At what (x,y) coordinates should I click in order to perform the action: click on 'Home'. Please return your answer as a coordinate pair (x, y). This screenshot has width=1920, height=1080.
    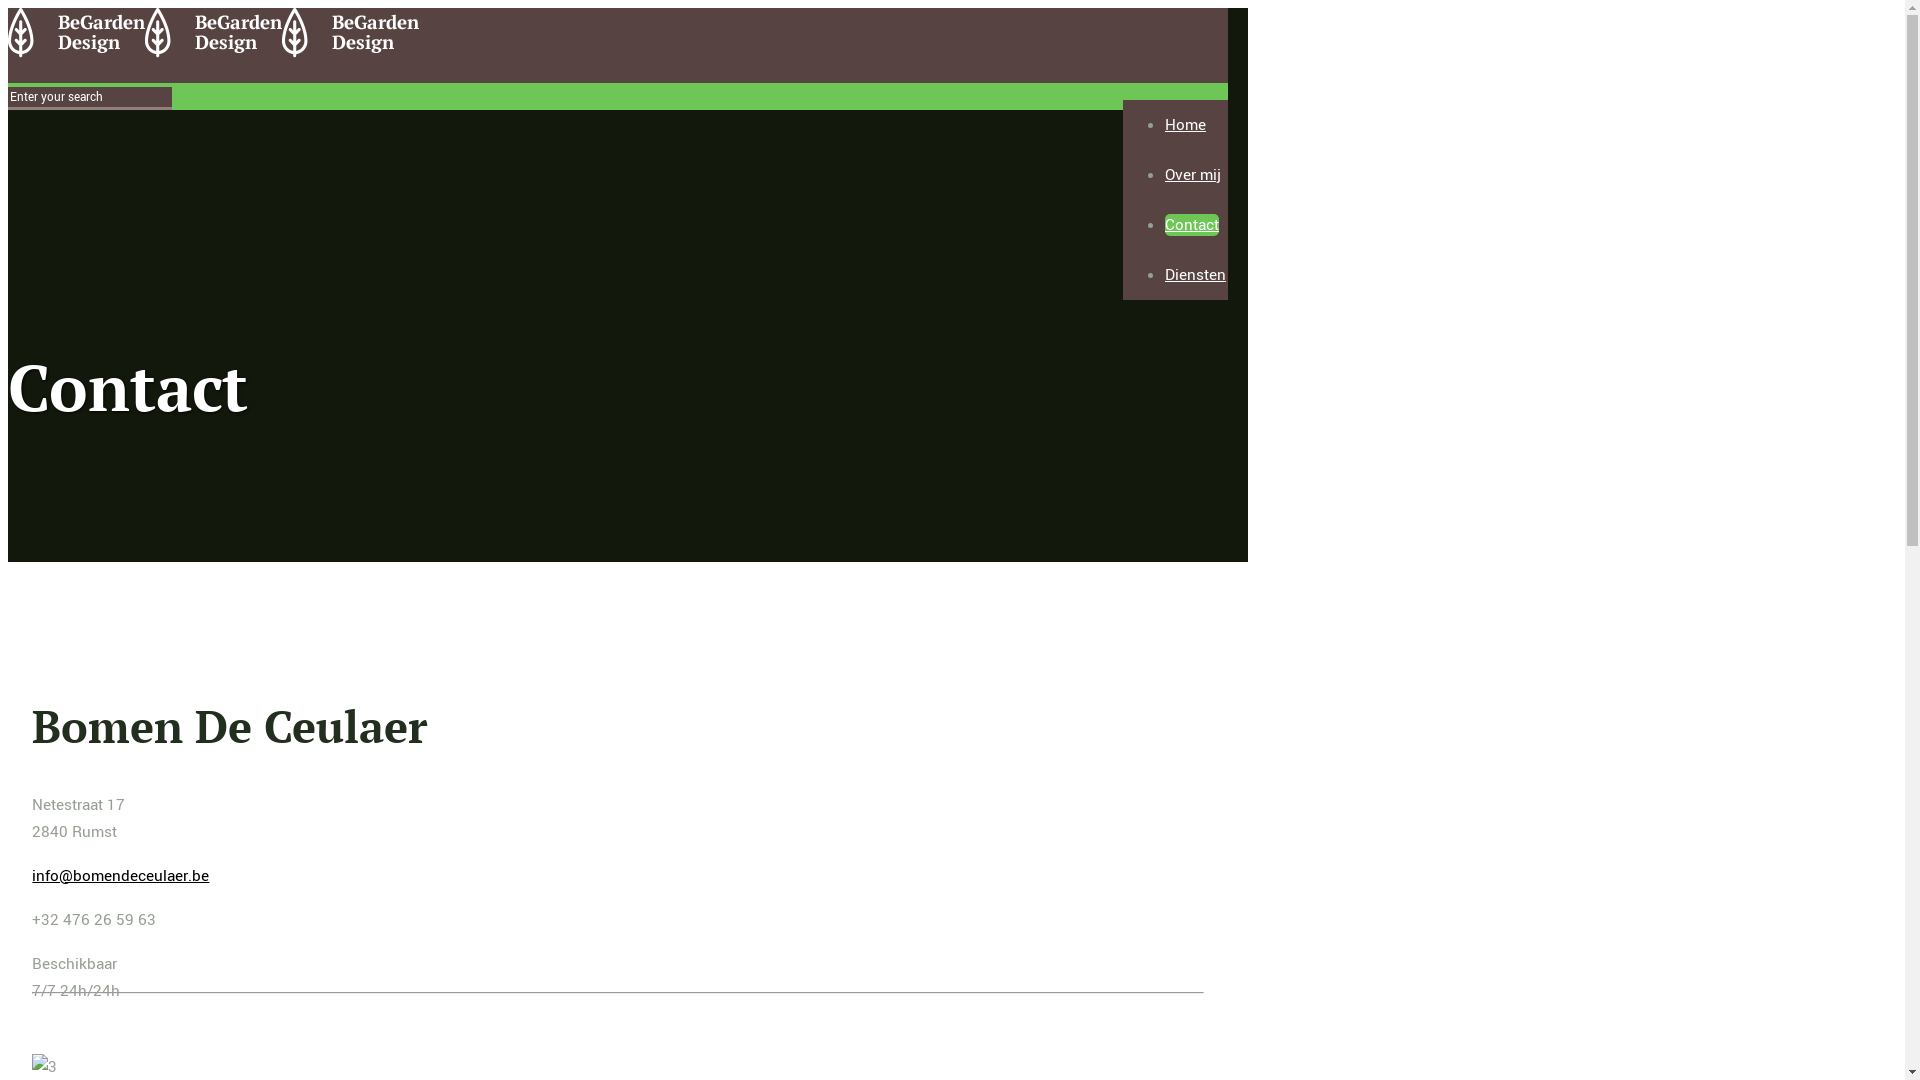
    Looking at the image, I should click on (1185, 124).